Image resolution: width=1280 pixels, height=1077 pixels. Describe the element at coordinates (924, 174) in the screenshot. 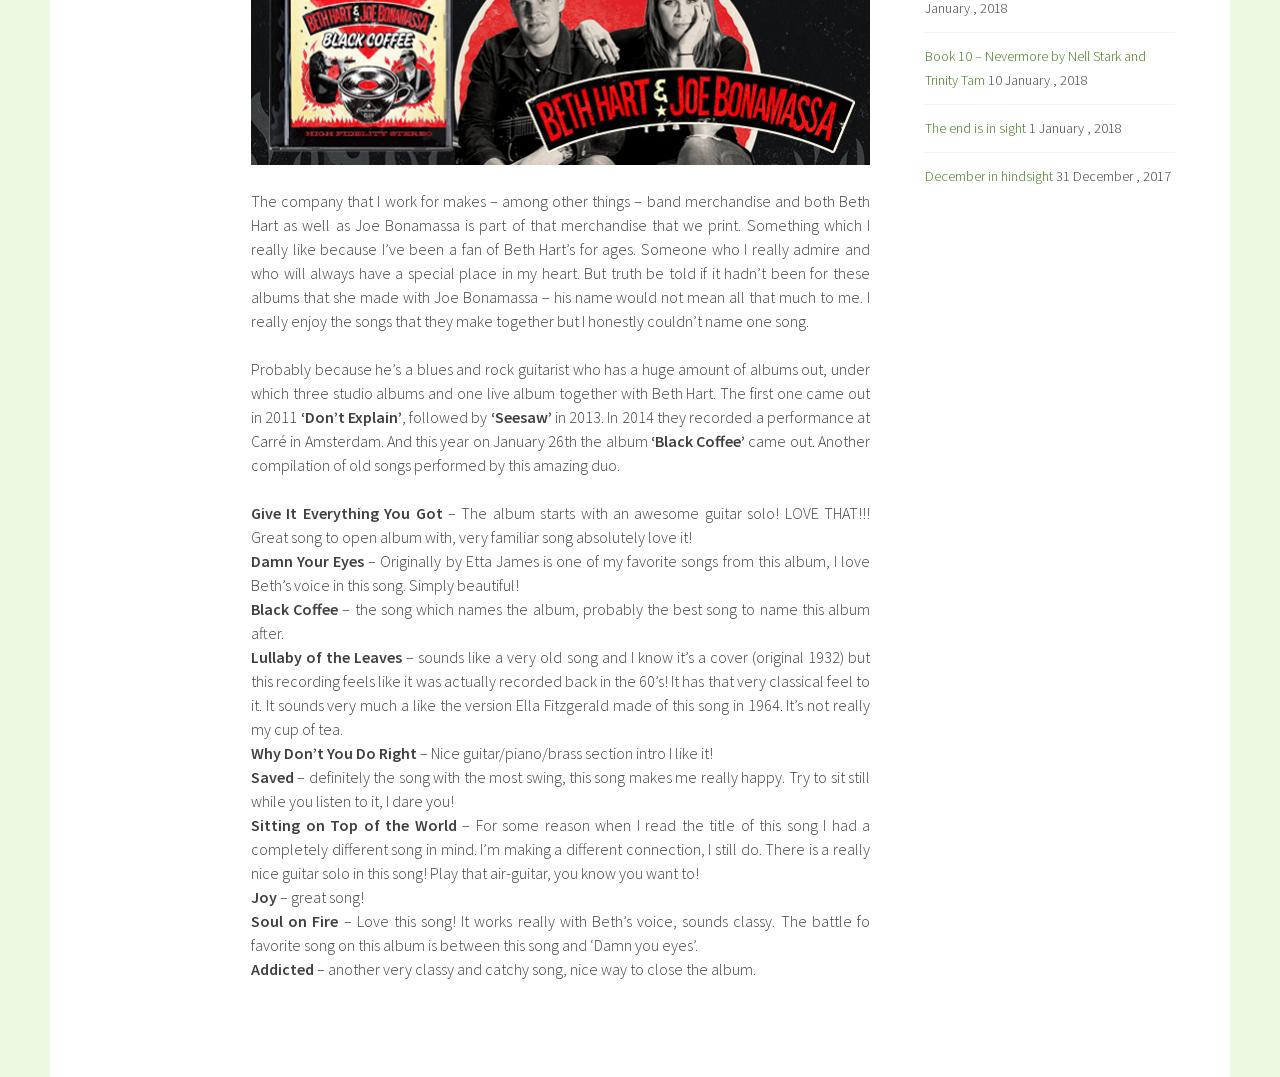

I see `'December in hindsight'` at that location.